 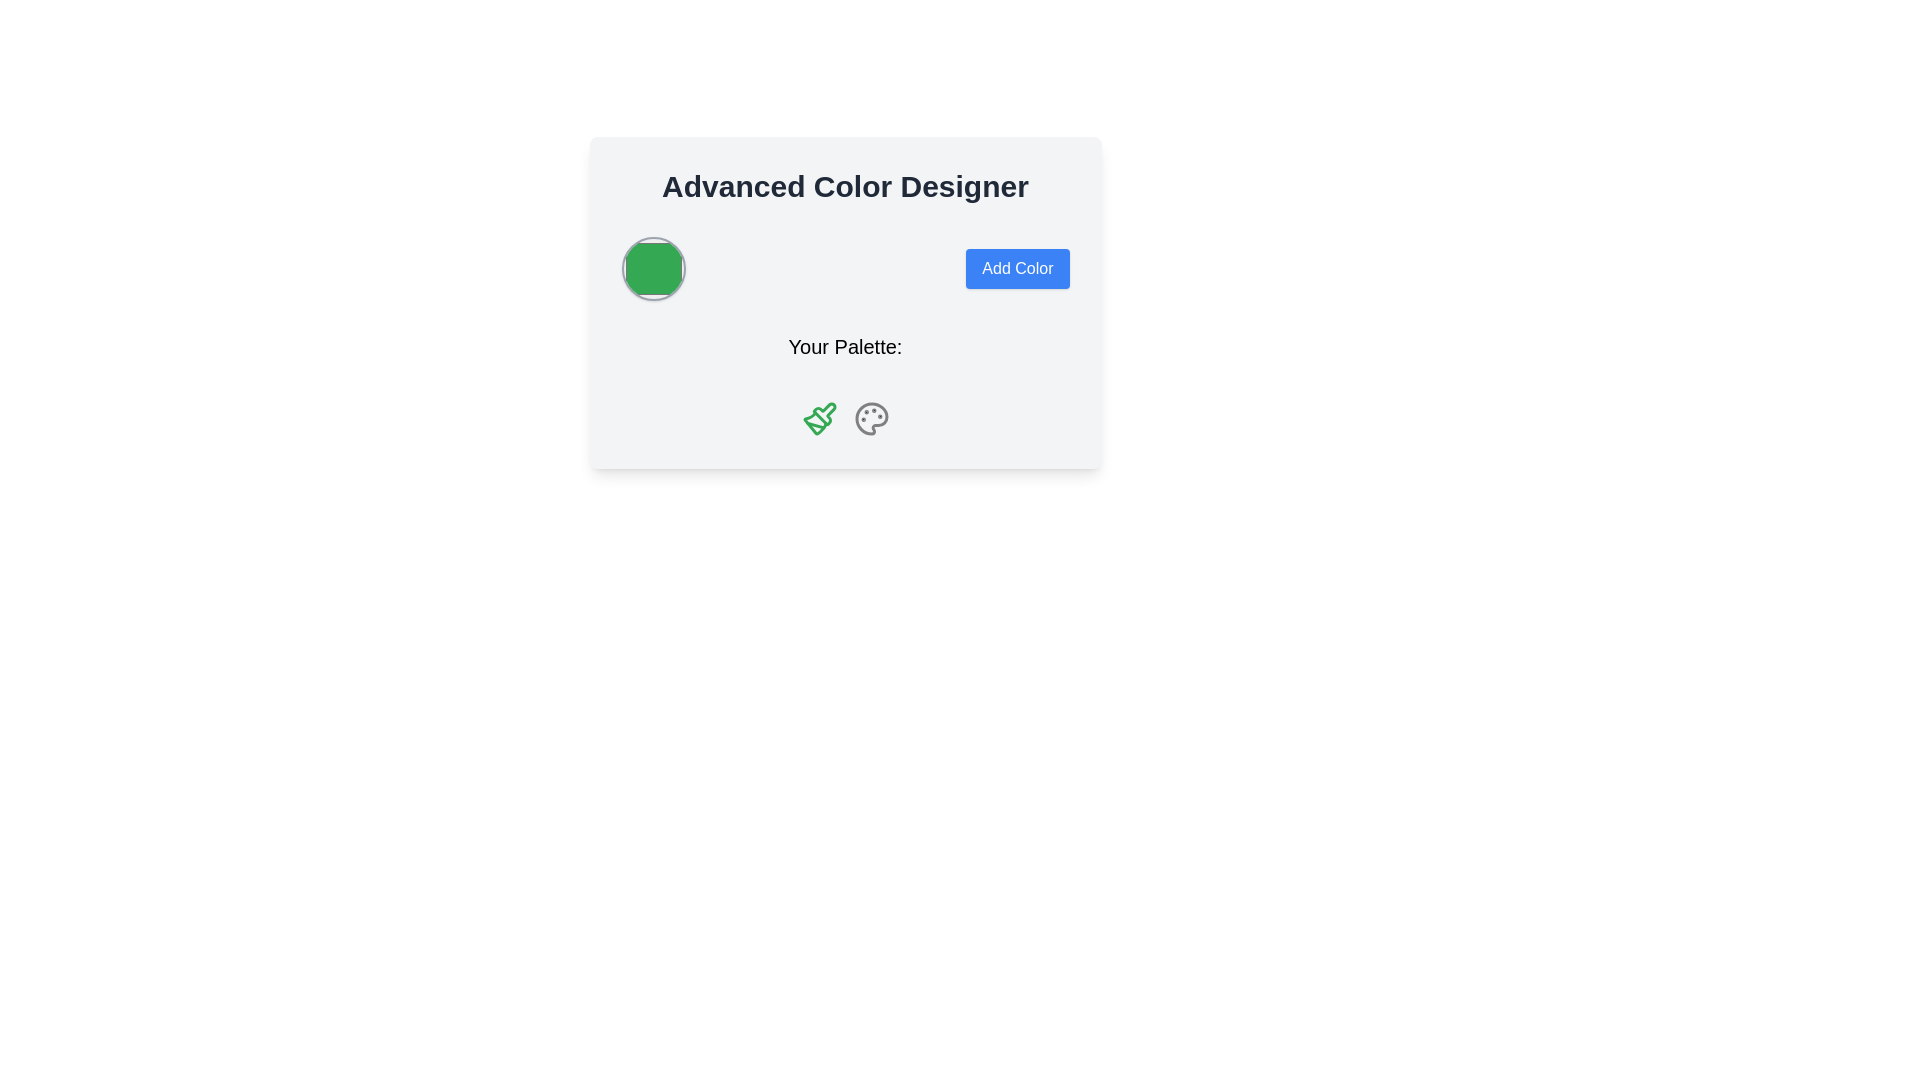 I want to click on the green circular Color Swatch, which has a gray outline and shadow effect, so click(x=653, y=268).